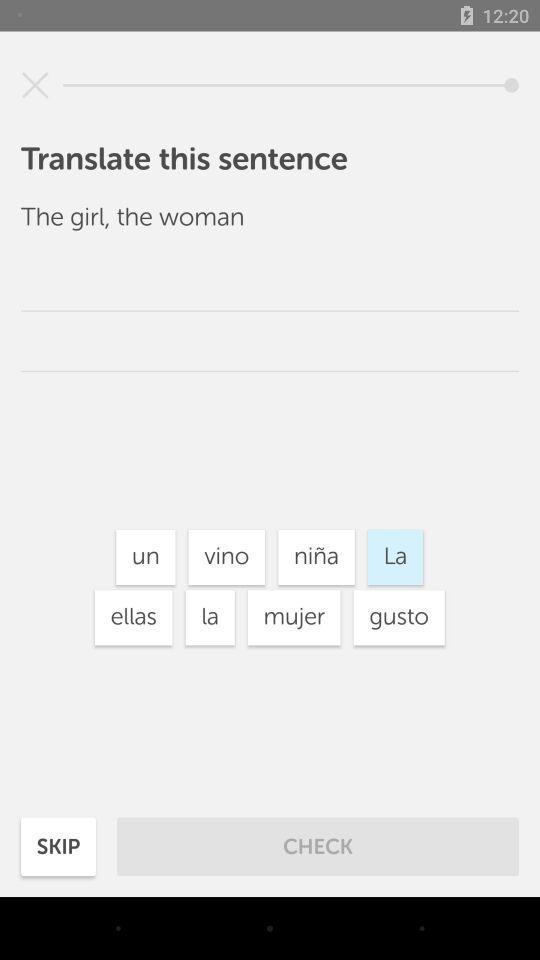 This screenshot has width=540, height=960. I want to click on the un button, so click(145, 557).